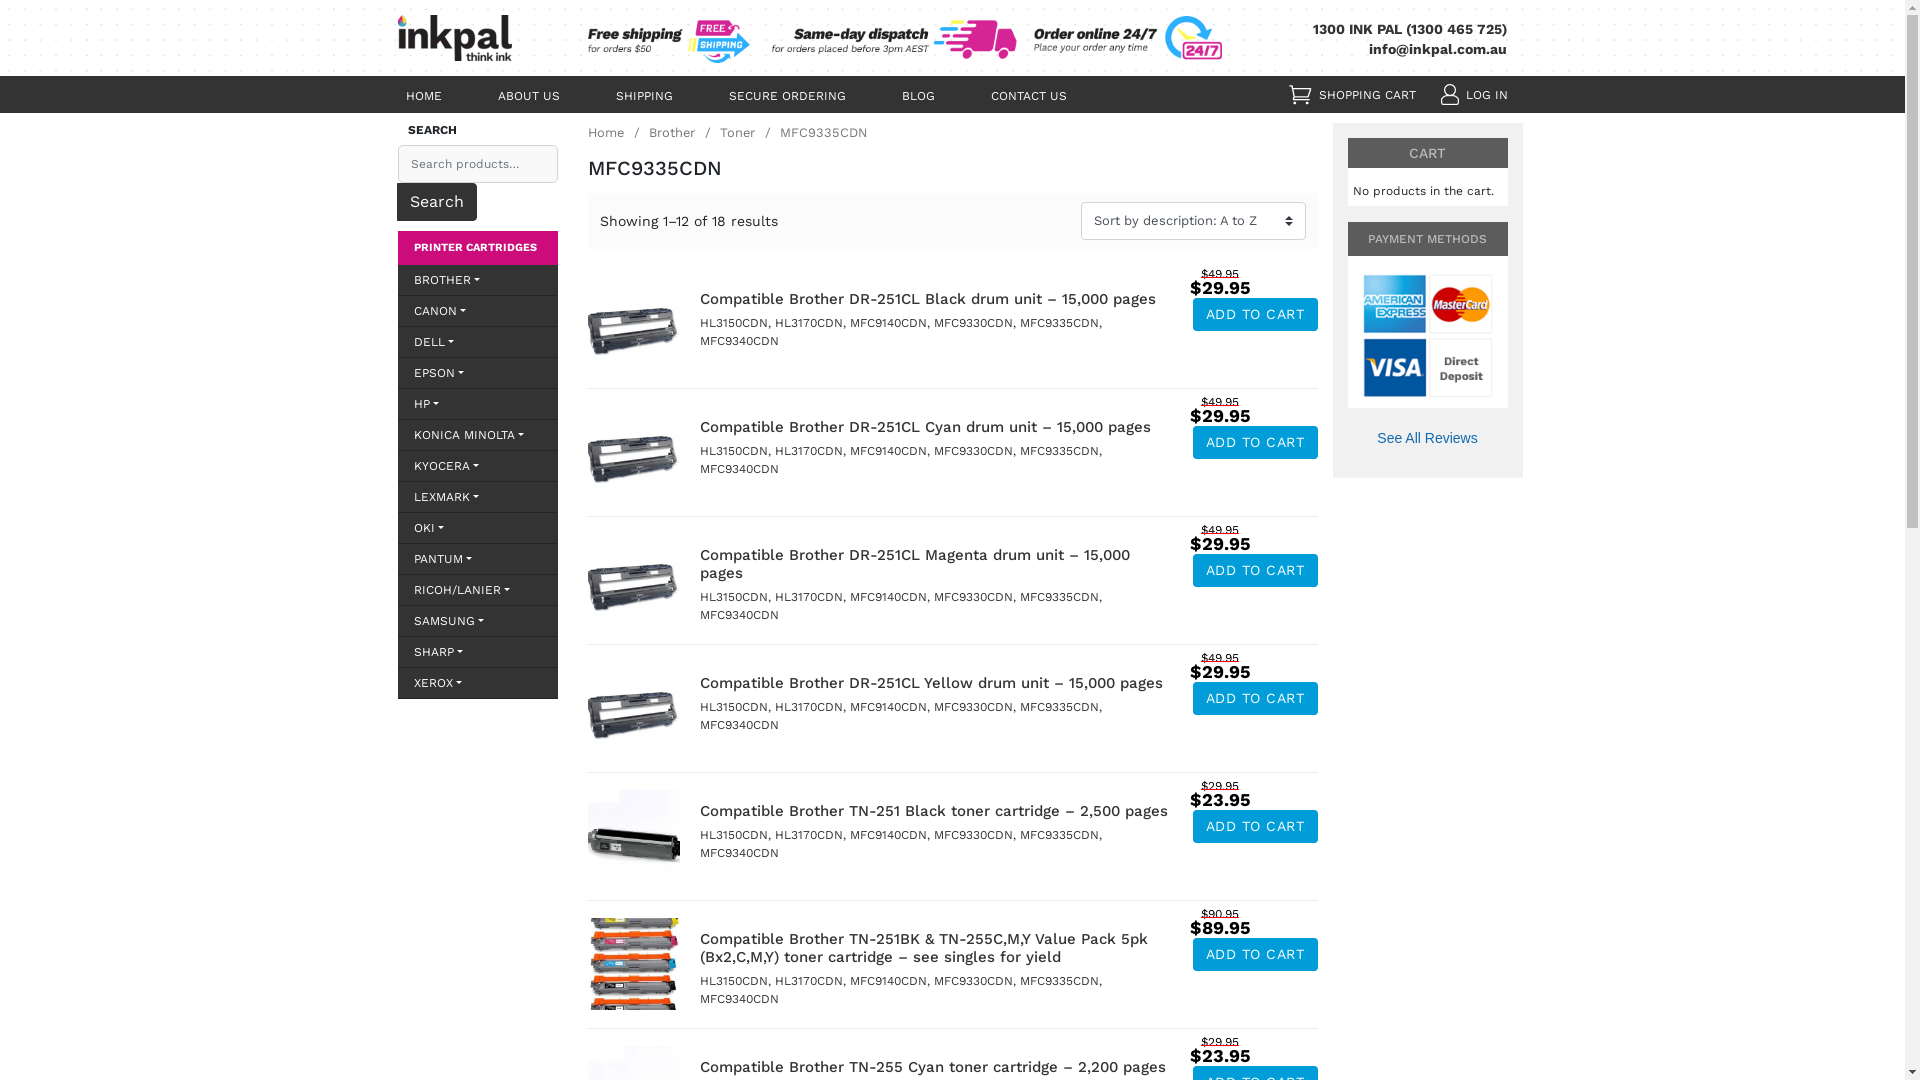  I want to click on 'Home', so click(617, 132).